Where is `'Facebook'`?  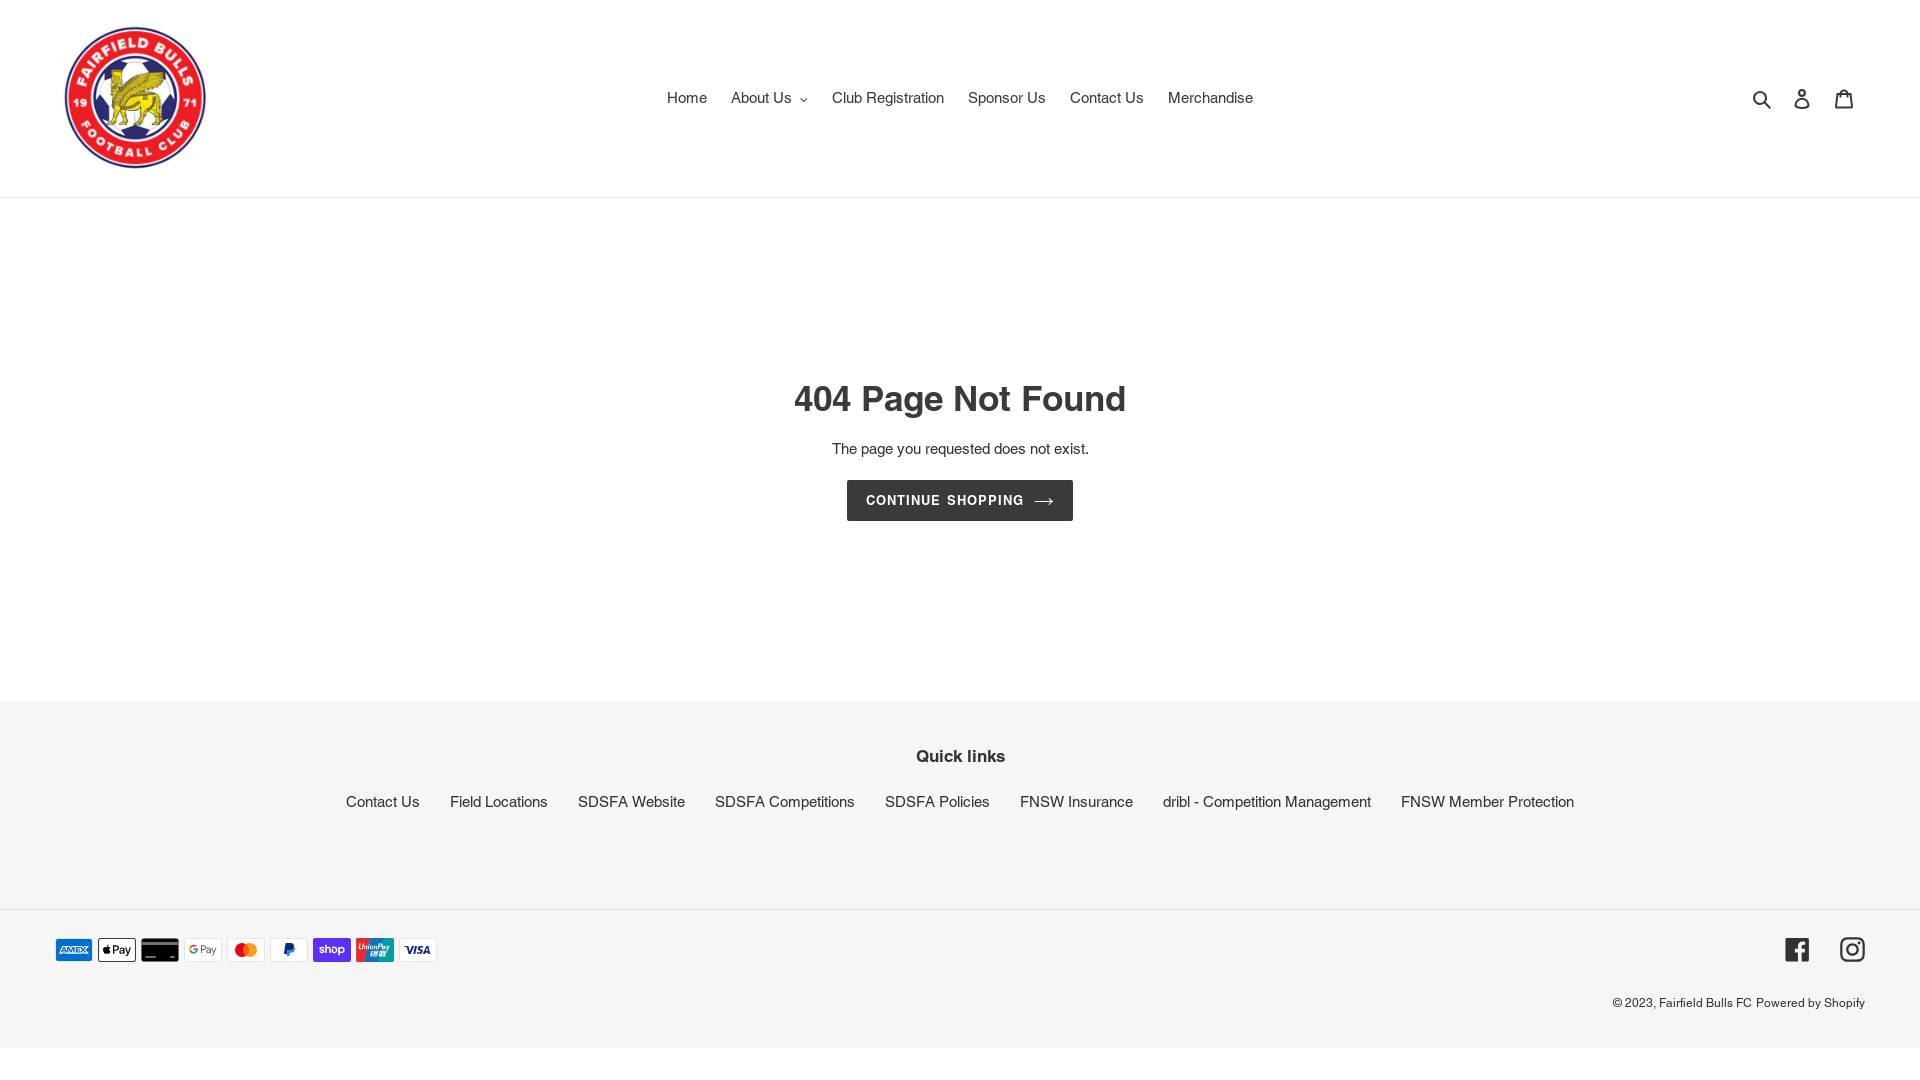 'Facebook' is located at coordinates (1797, 948).